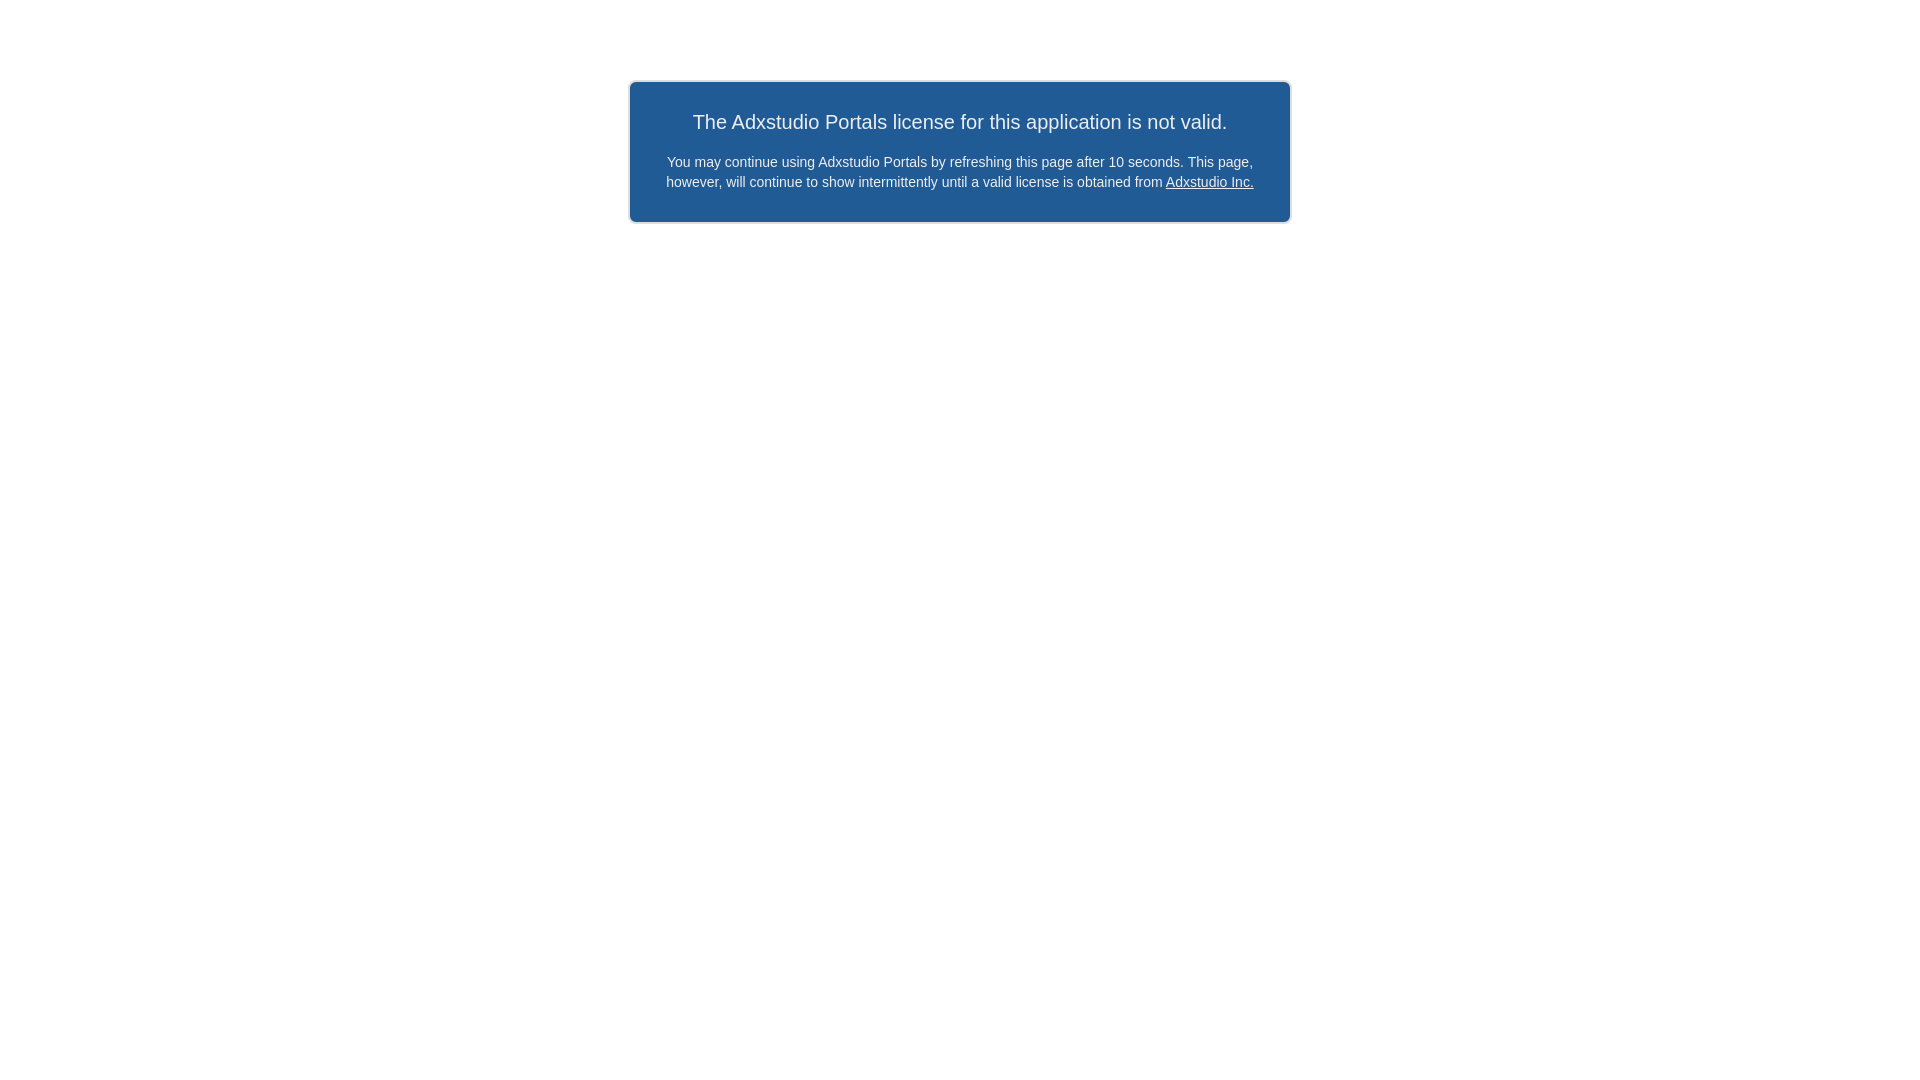 Image resolution: width=1920 pixels, height=1080 pixels. Describe the element at coordinates (1208, 181) in the screenshot. I see `'Adxstudio Inc.'` at that location.